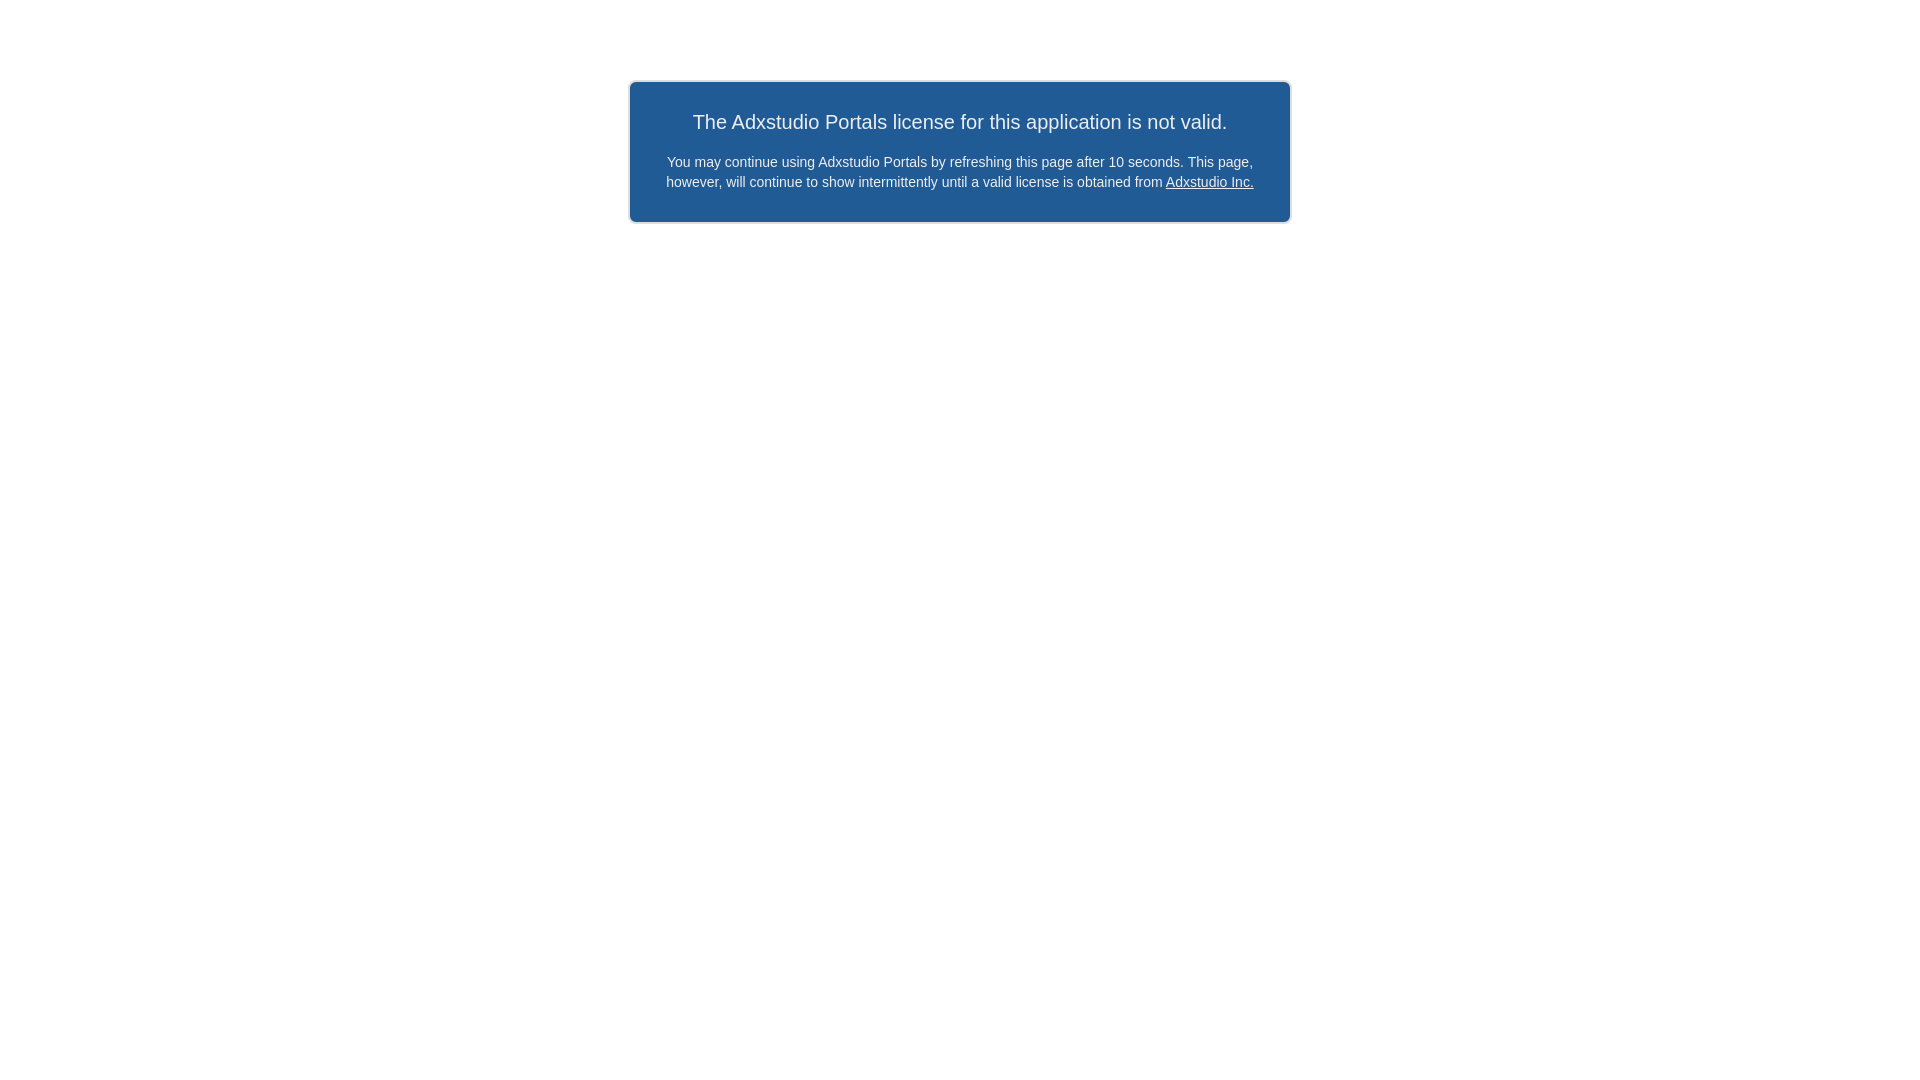 Image resolution: width=1920 pixels, height=1080 pixels. Describe the element at coordinates (1208, 181) in the screenshot. I see `'Adxstudio Inc.'` at that location.